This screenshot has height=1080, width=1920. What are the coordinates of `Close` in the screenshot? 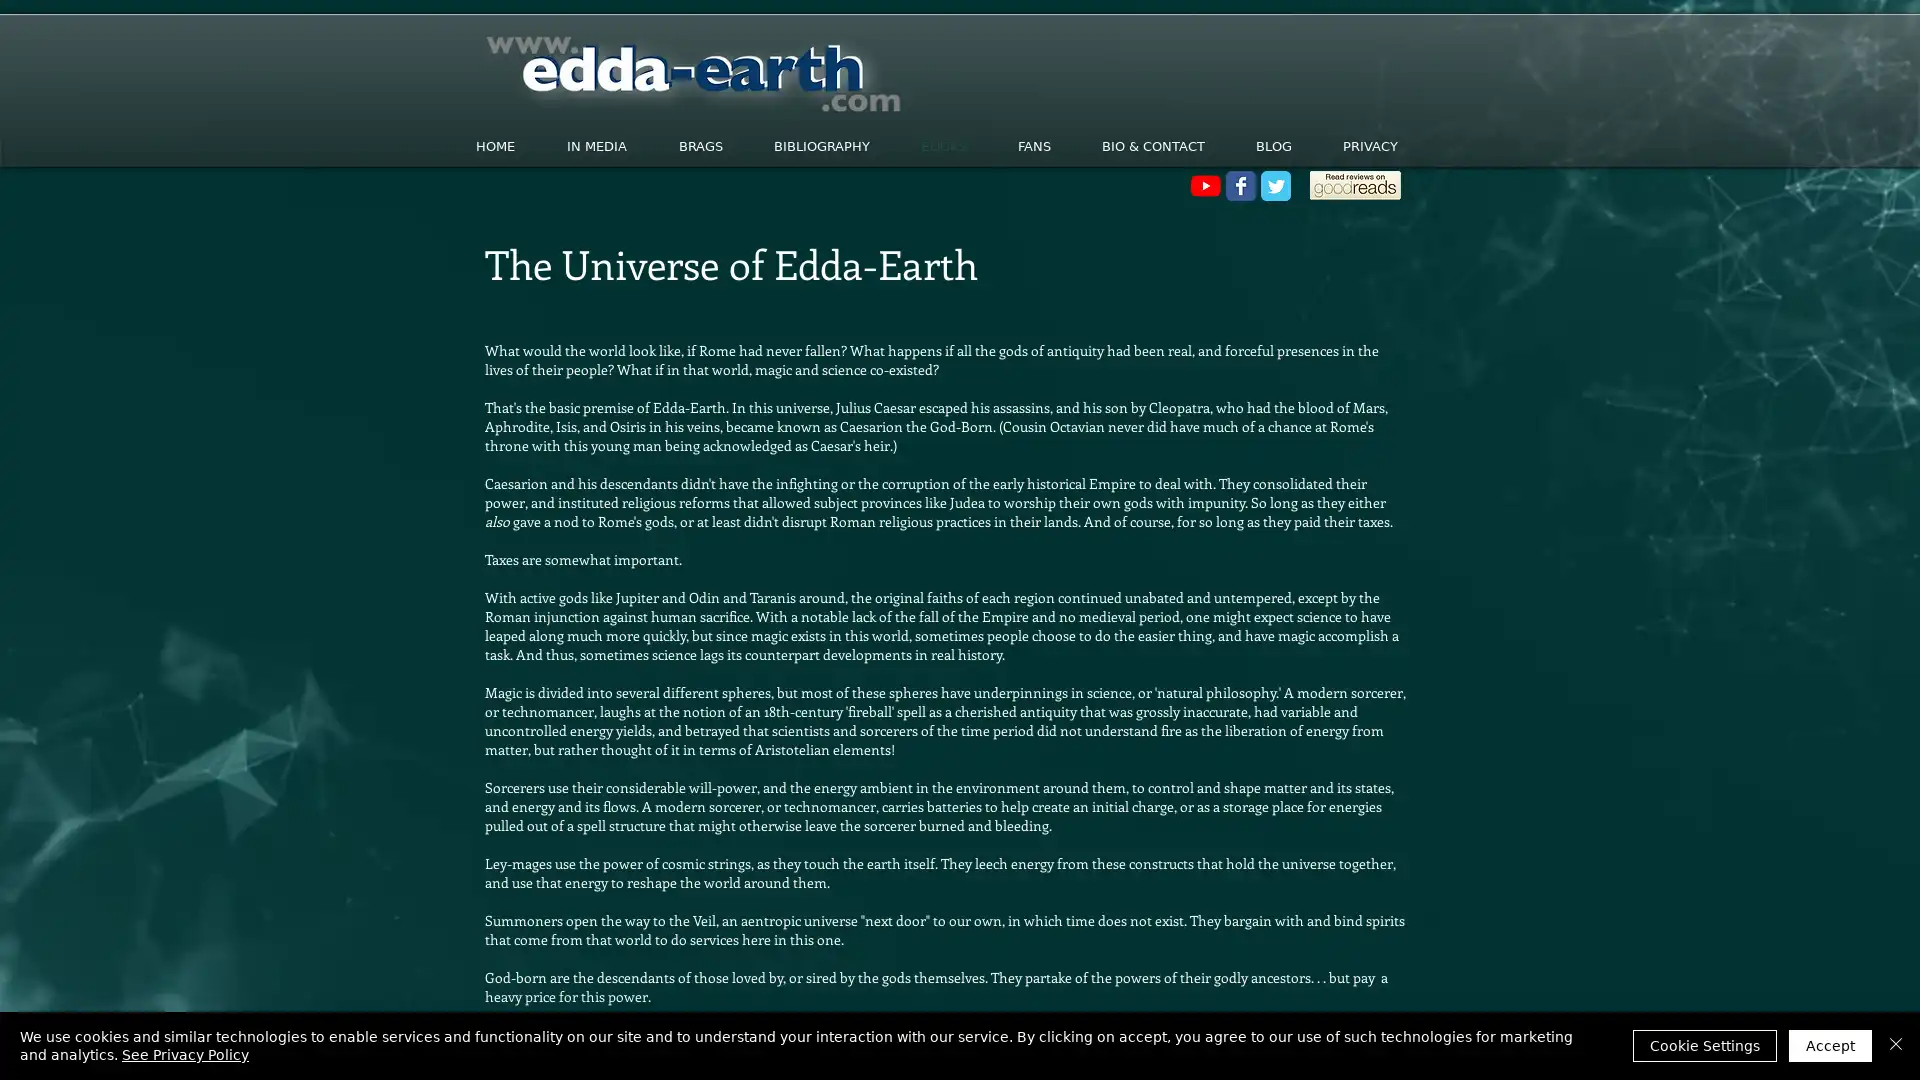 It's located at (1895, 1044).